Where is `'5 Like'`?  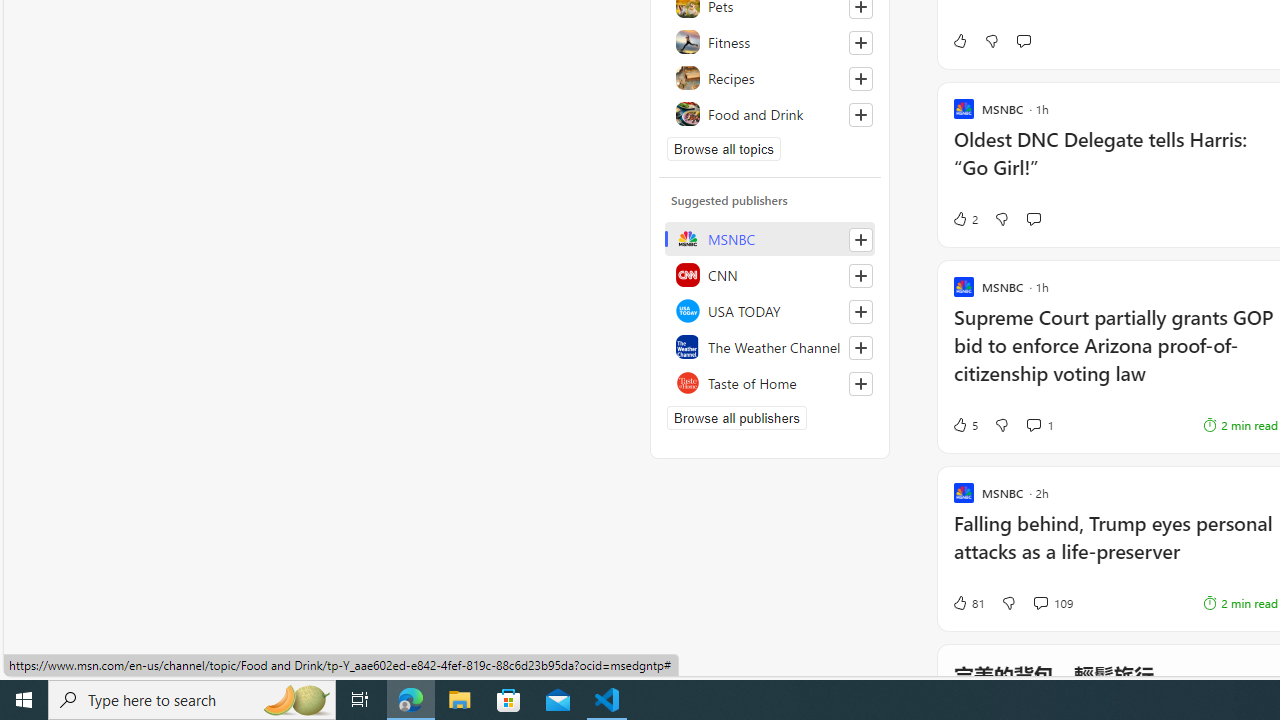 '5 Like' is located at coordinates (964, 424).